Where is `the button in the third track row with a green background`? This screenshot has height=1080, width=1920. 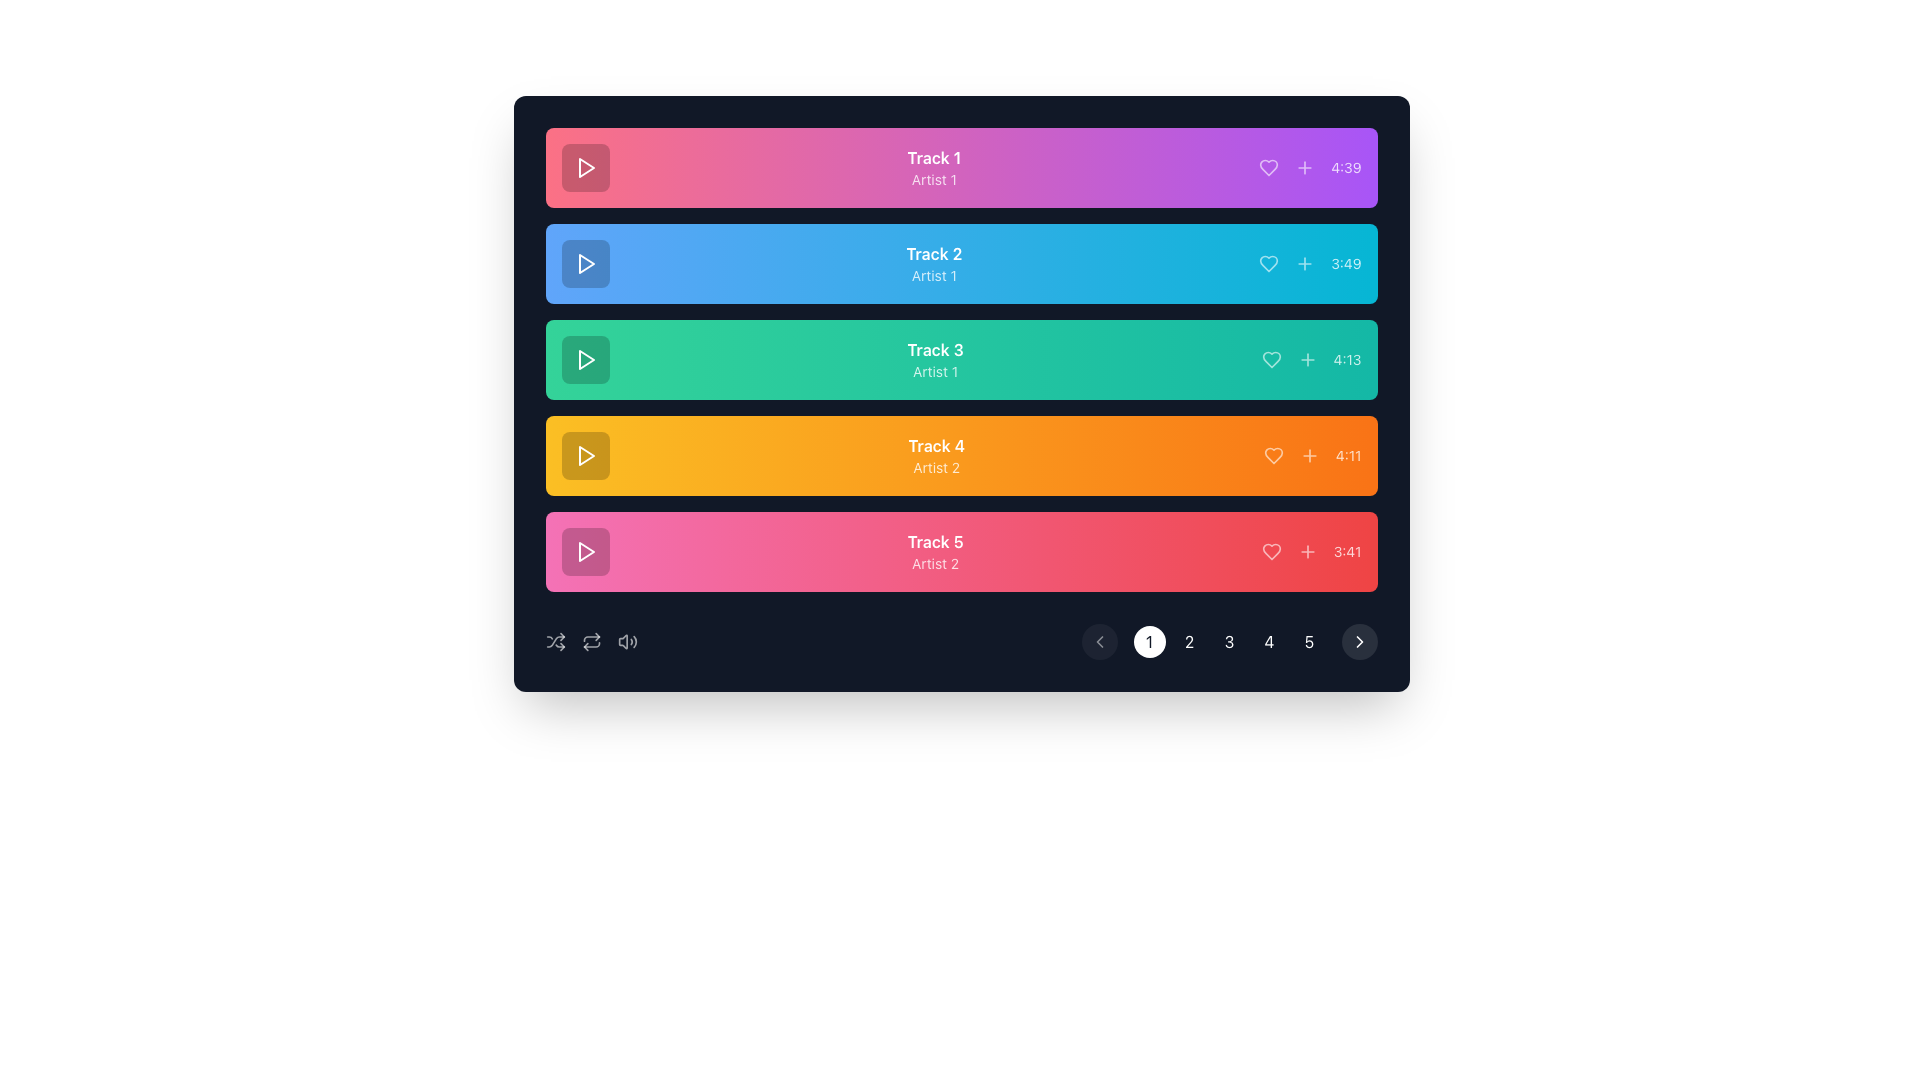
the button in the third track row with a green background is located at coordinates (1307, 358).